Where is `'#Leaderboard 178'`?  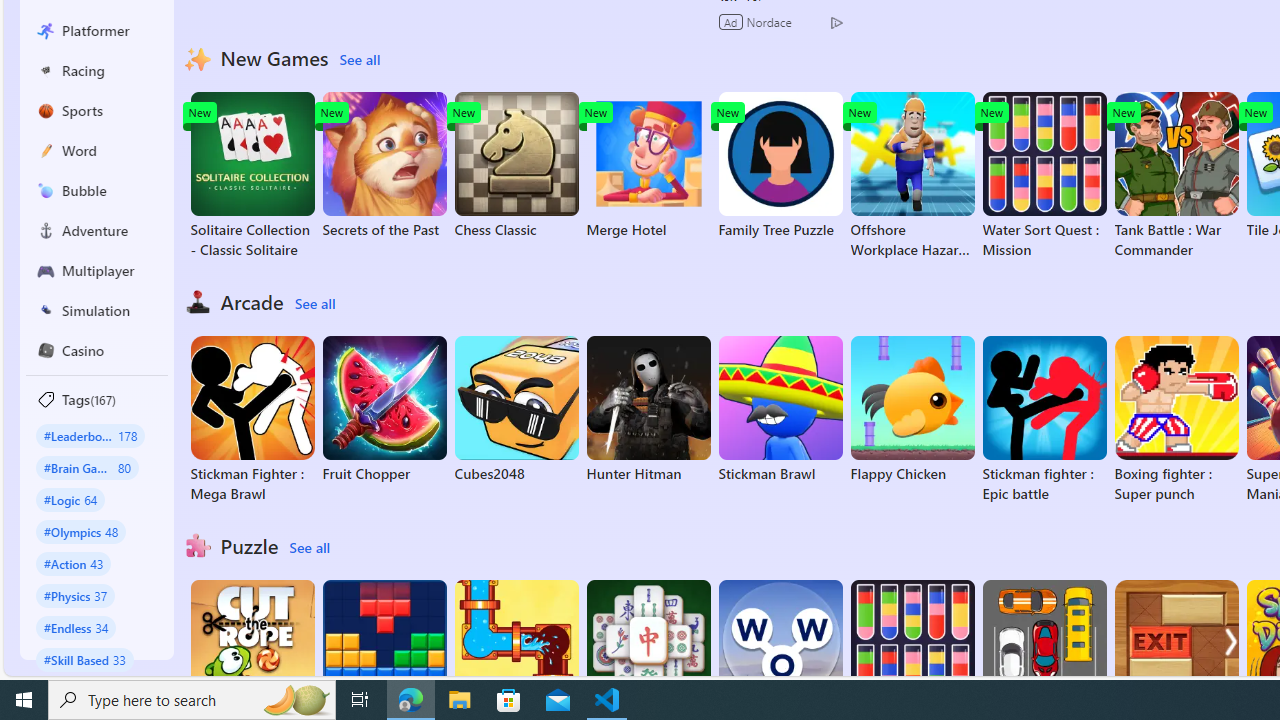
'#Leaderboard 178' is located at coordinates (89, 434).